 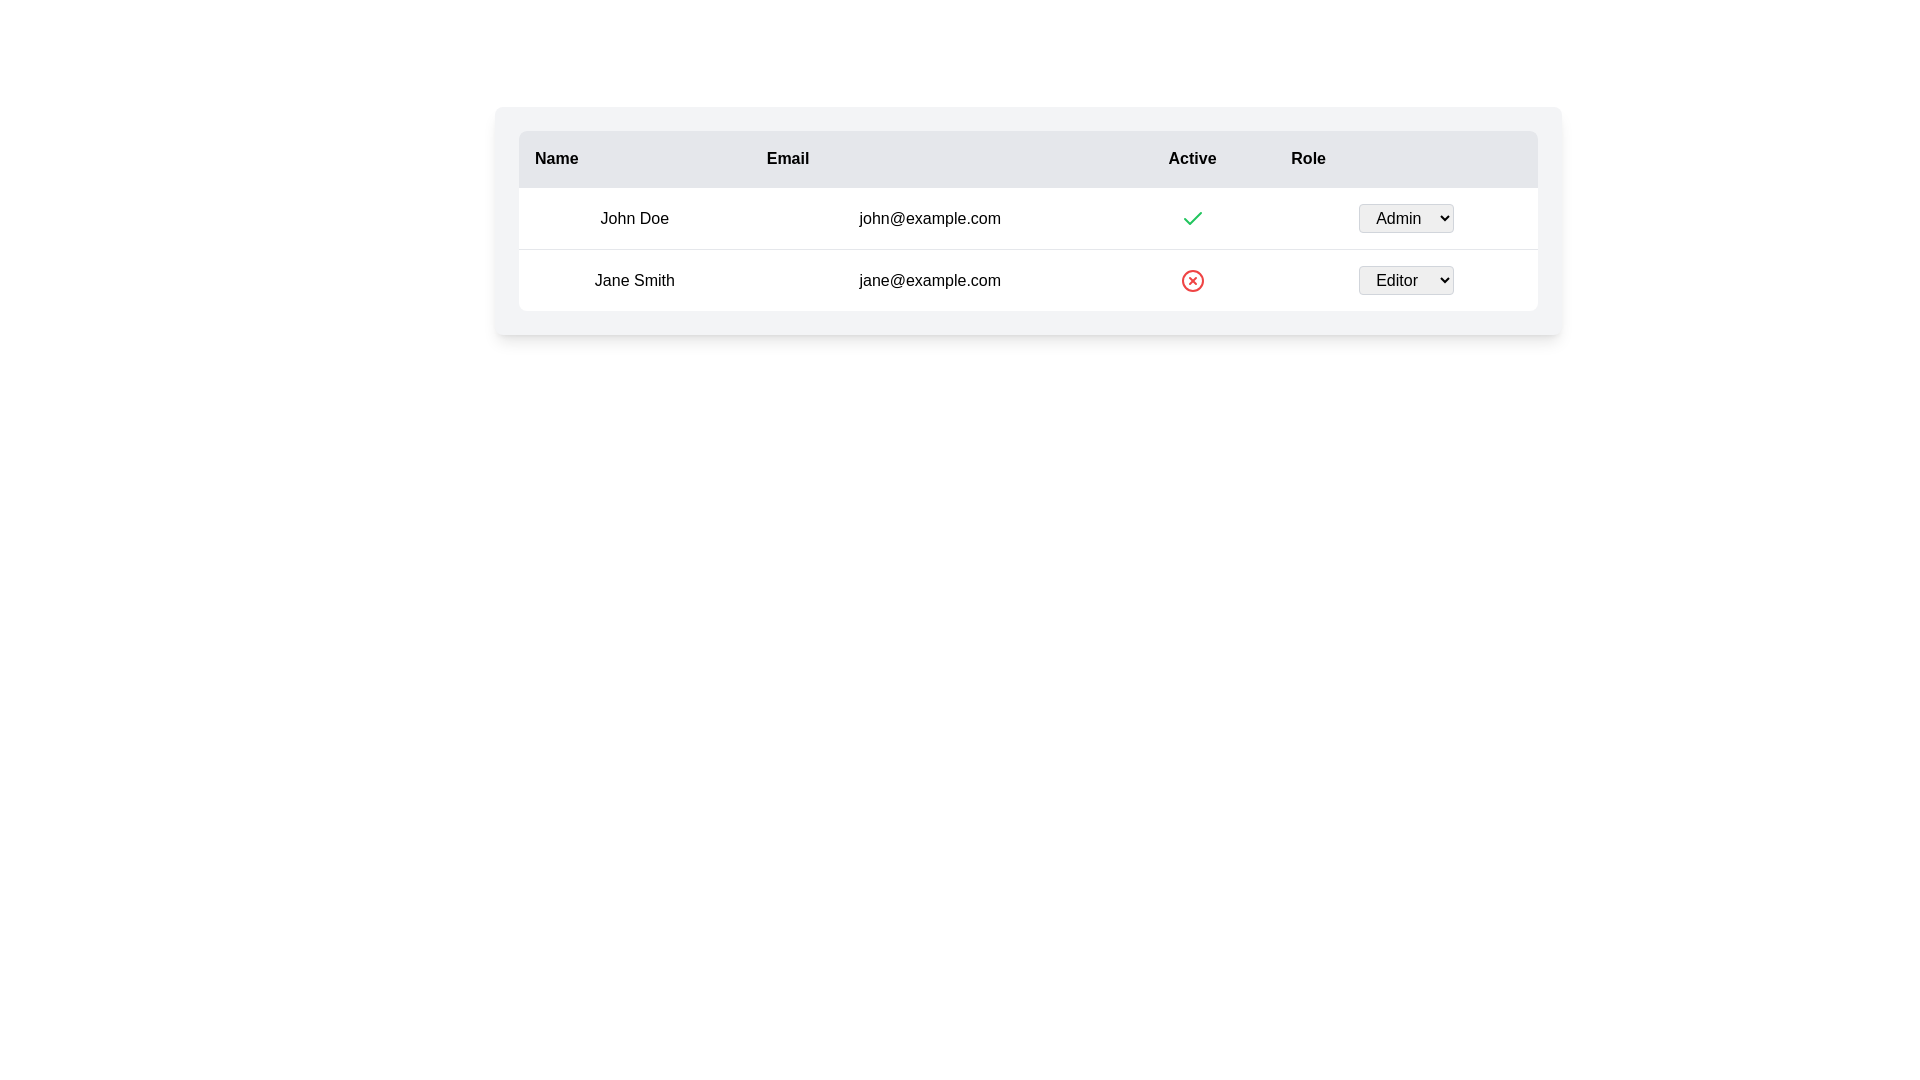 I want to click on the red 'X' icon indicating a negative status in the 'Active' column for Jane Smith in the second row of the table, so click(x=1192, y=280).